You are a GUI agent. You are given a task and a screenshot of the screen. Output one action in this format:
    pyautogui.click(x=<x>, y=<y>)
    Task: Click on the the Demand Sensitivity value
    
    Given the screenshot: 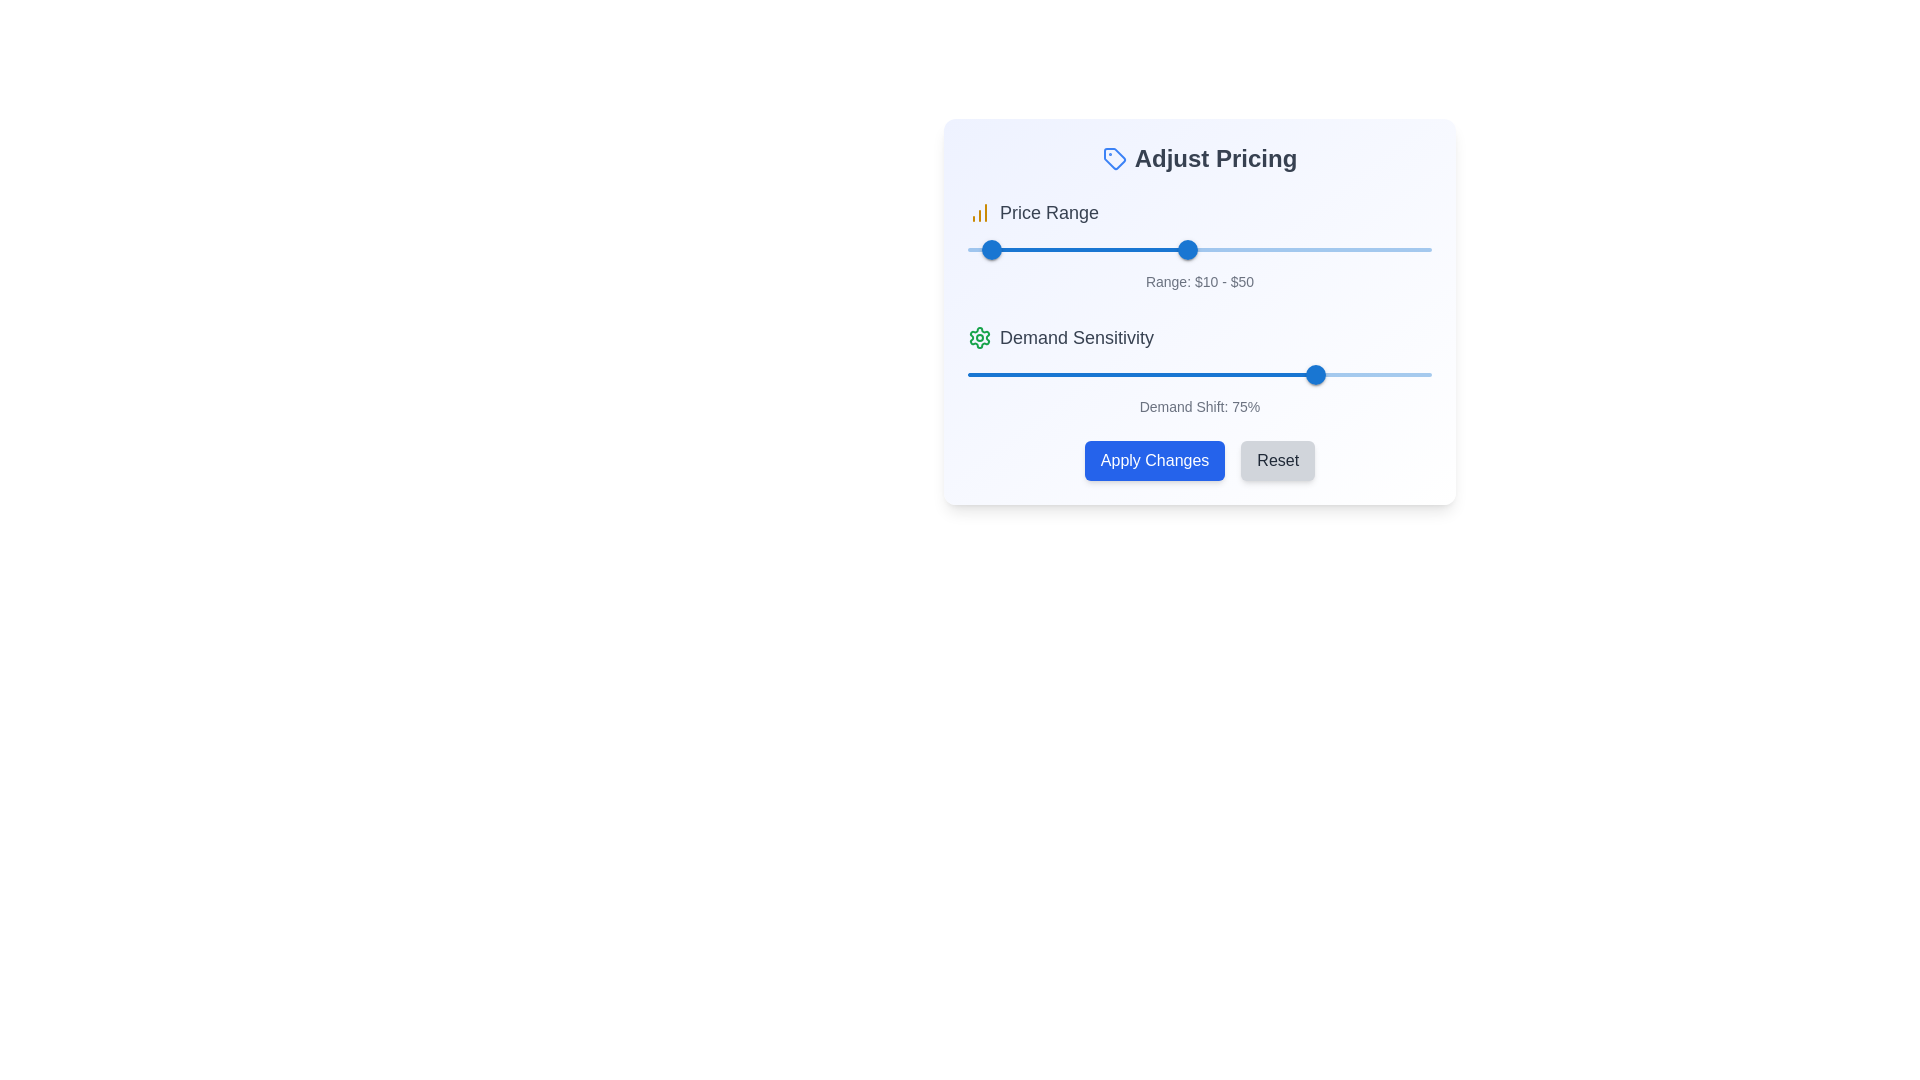 What is the action you would take?
    pyautogui.click(x=1276, y=374)
    